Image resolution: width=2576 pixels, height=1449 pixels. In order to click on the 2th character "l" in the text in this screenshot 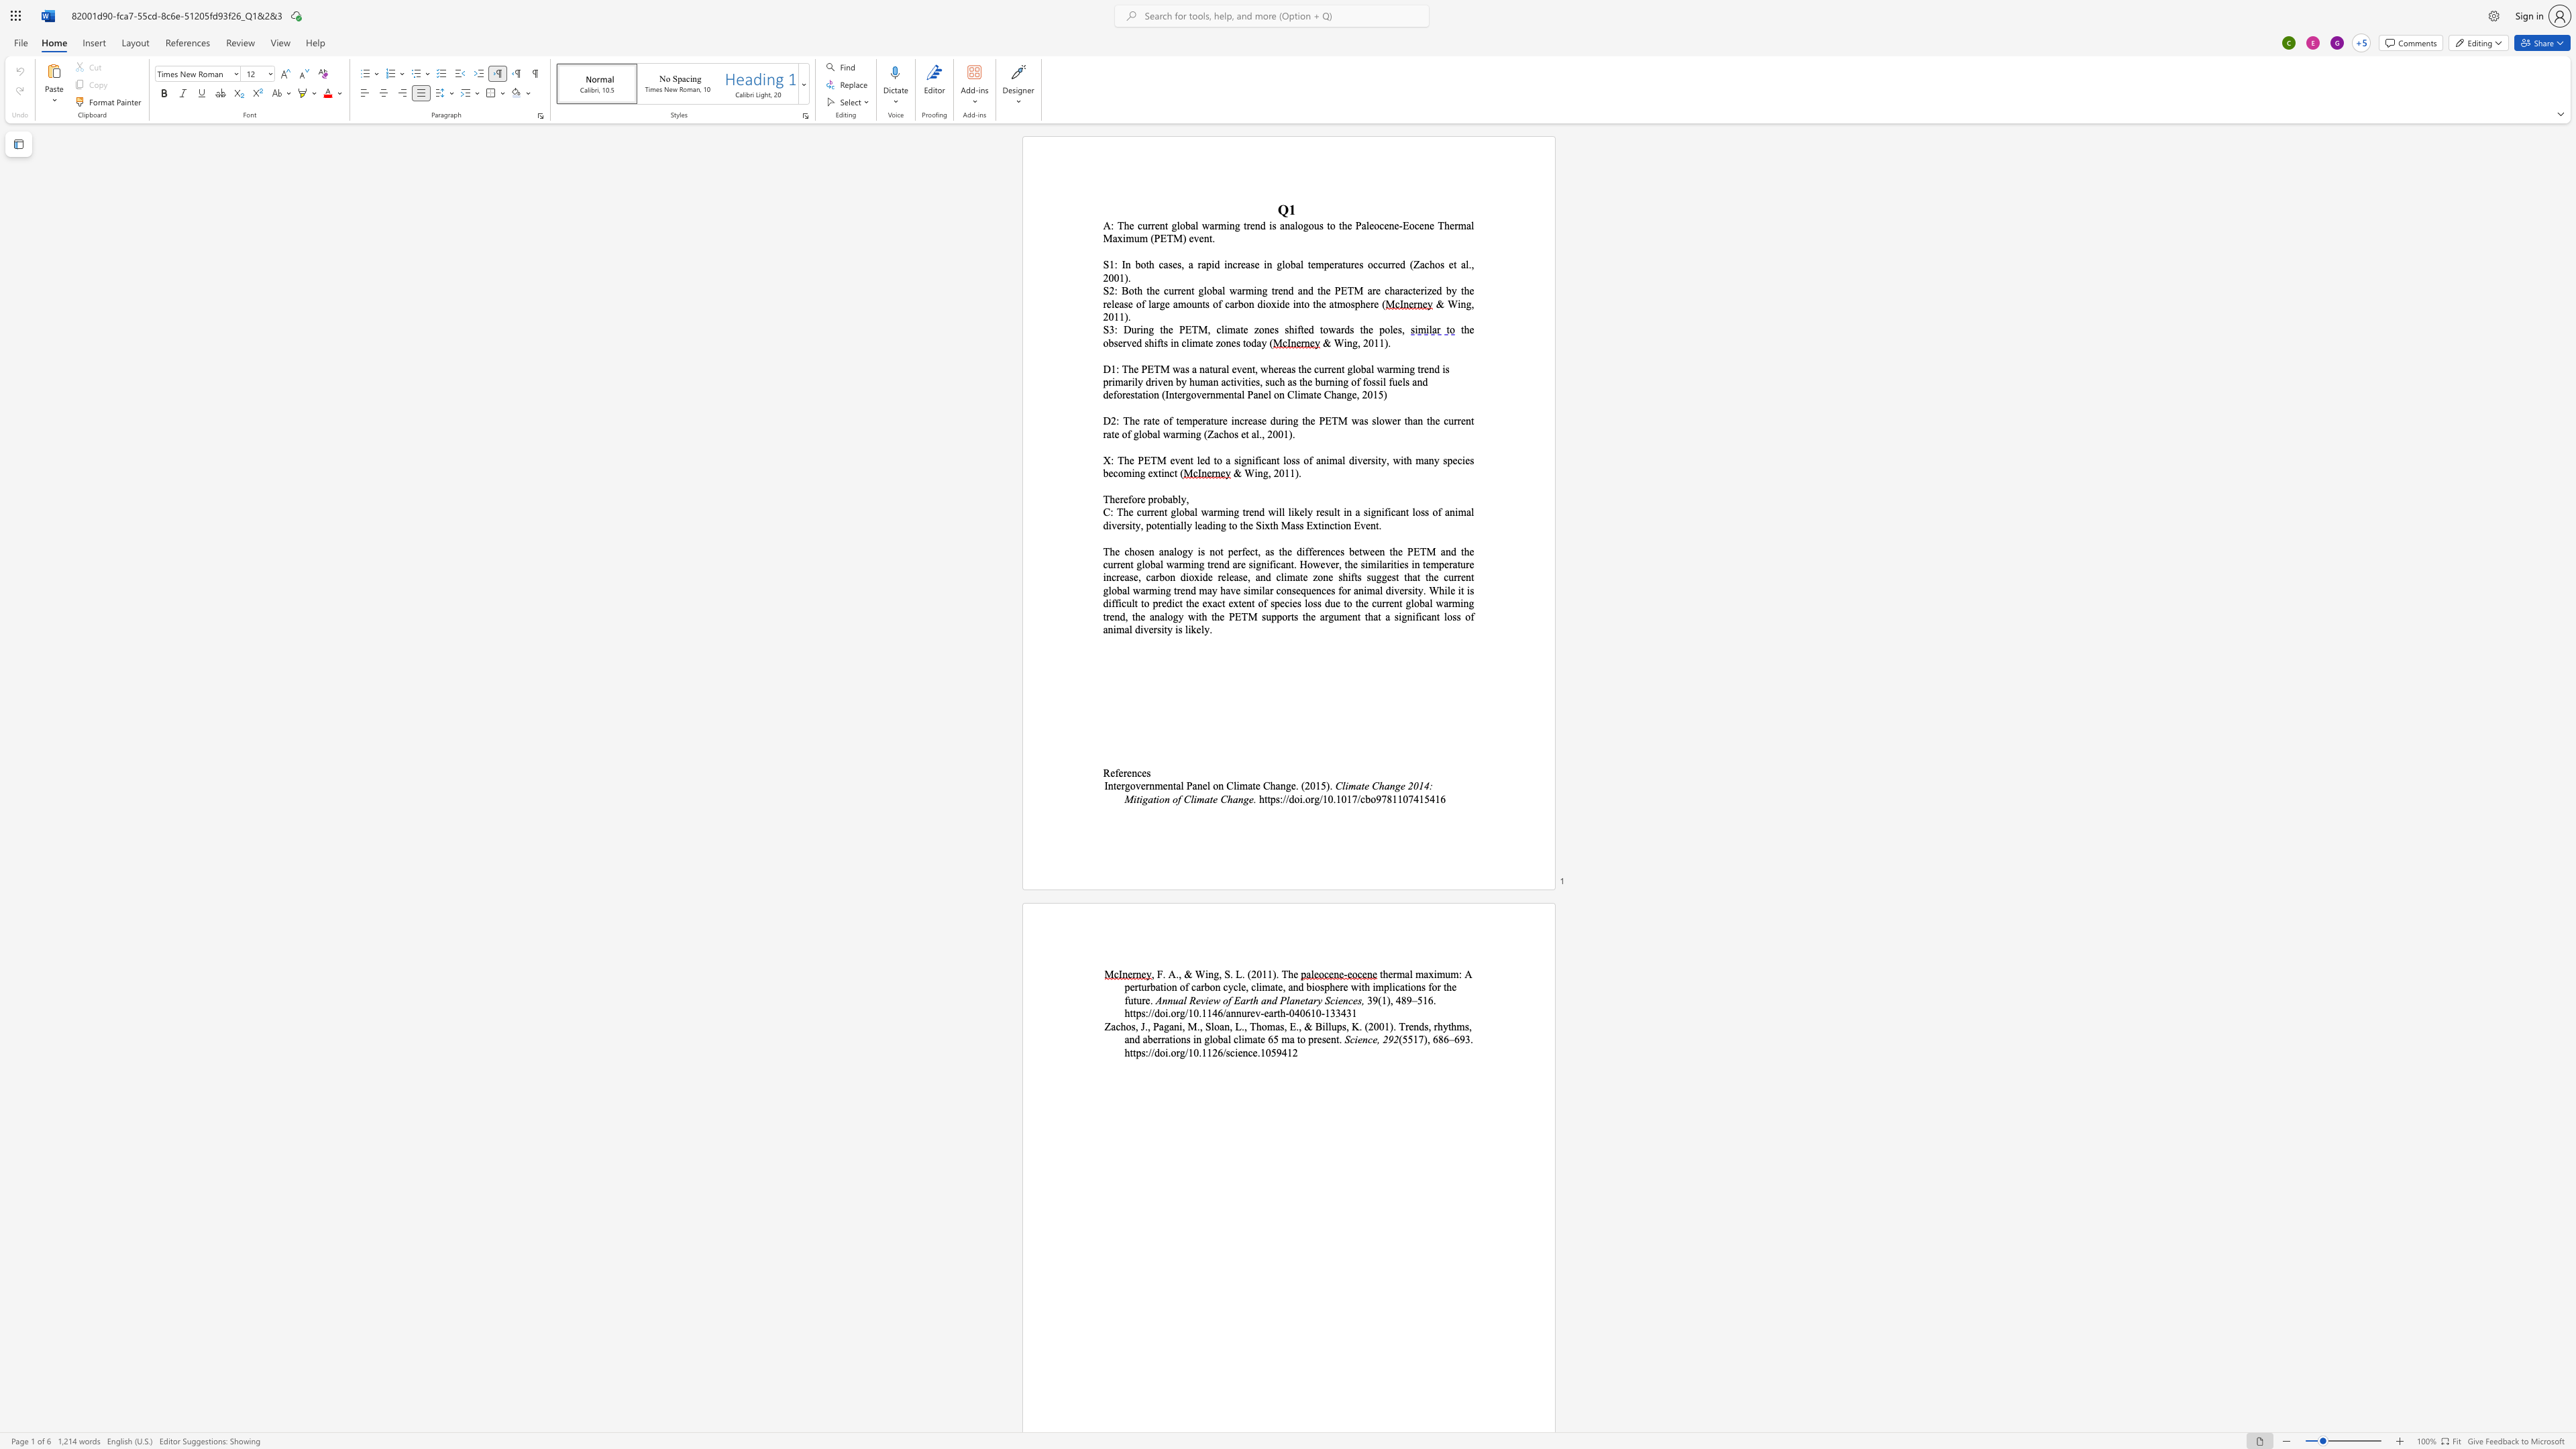, I will do `click(1208, 784)`.